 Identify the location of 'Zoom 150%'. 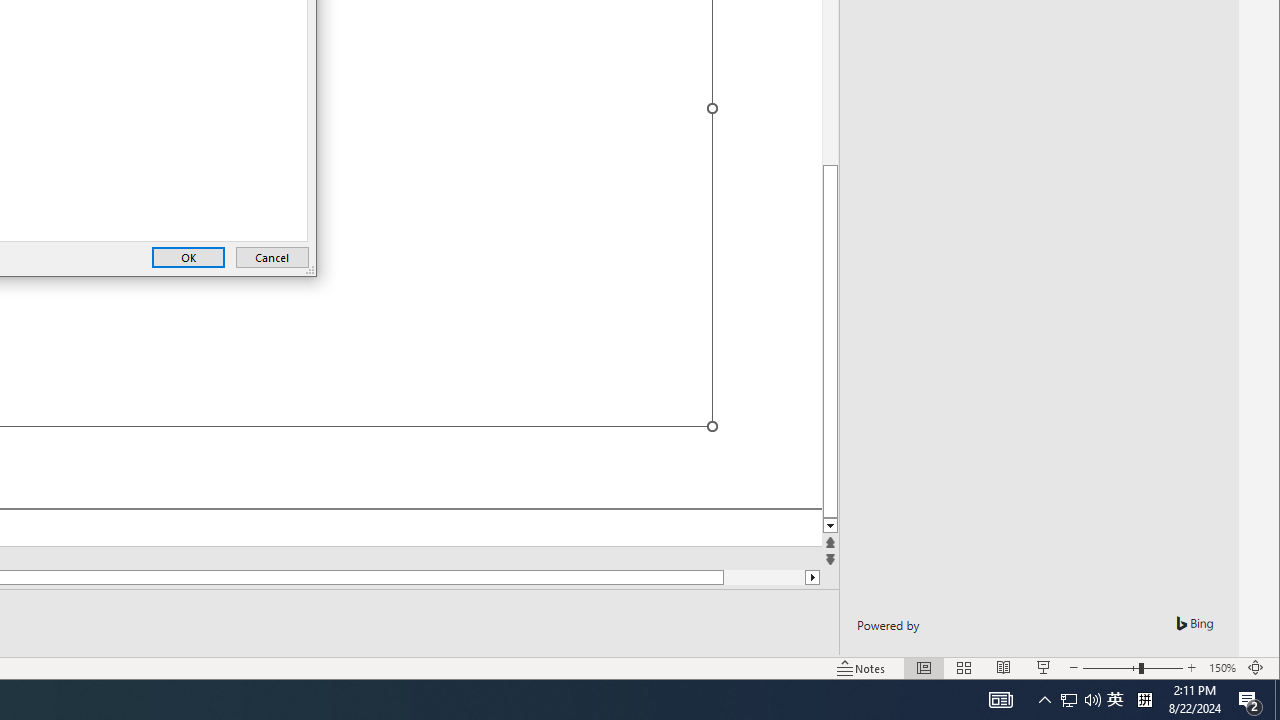
(1221, 668).